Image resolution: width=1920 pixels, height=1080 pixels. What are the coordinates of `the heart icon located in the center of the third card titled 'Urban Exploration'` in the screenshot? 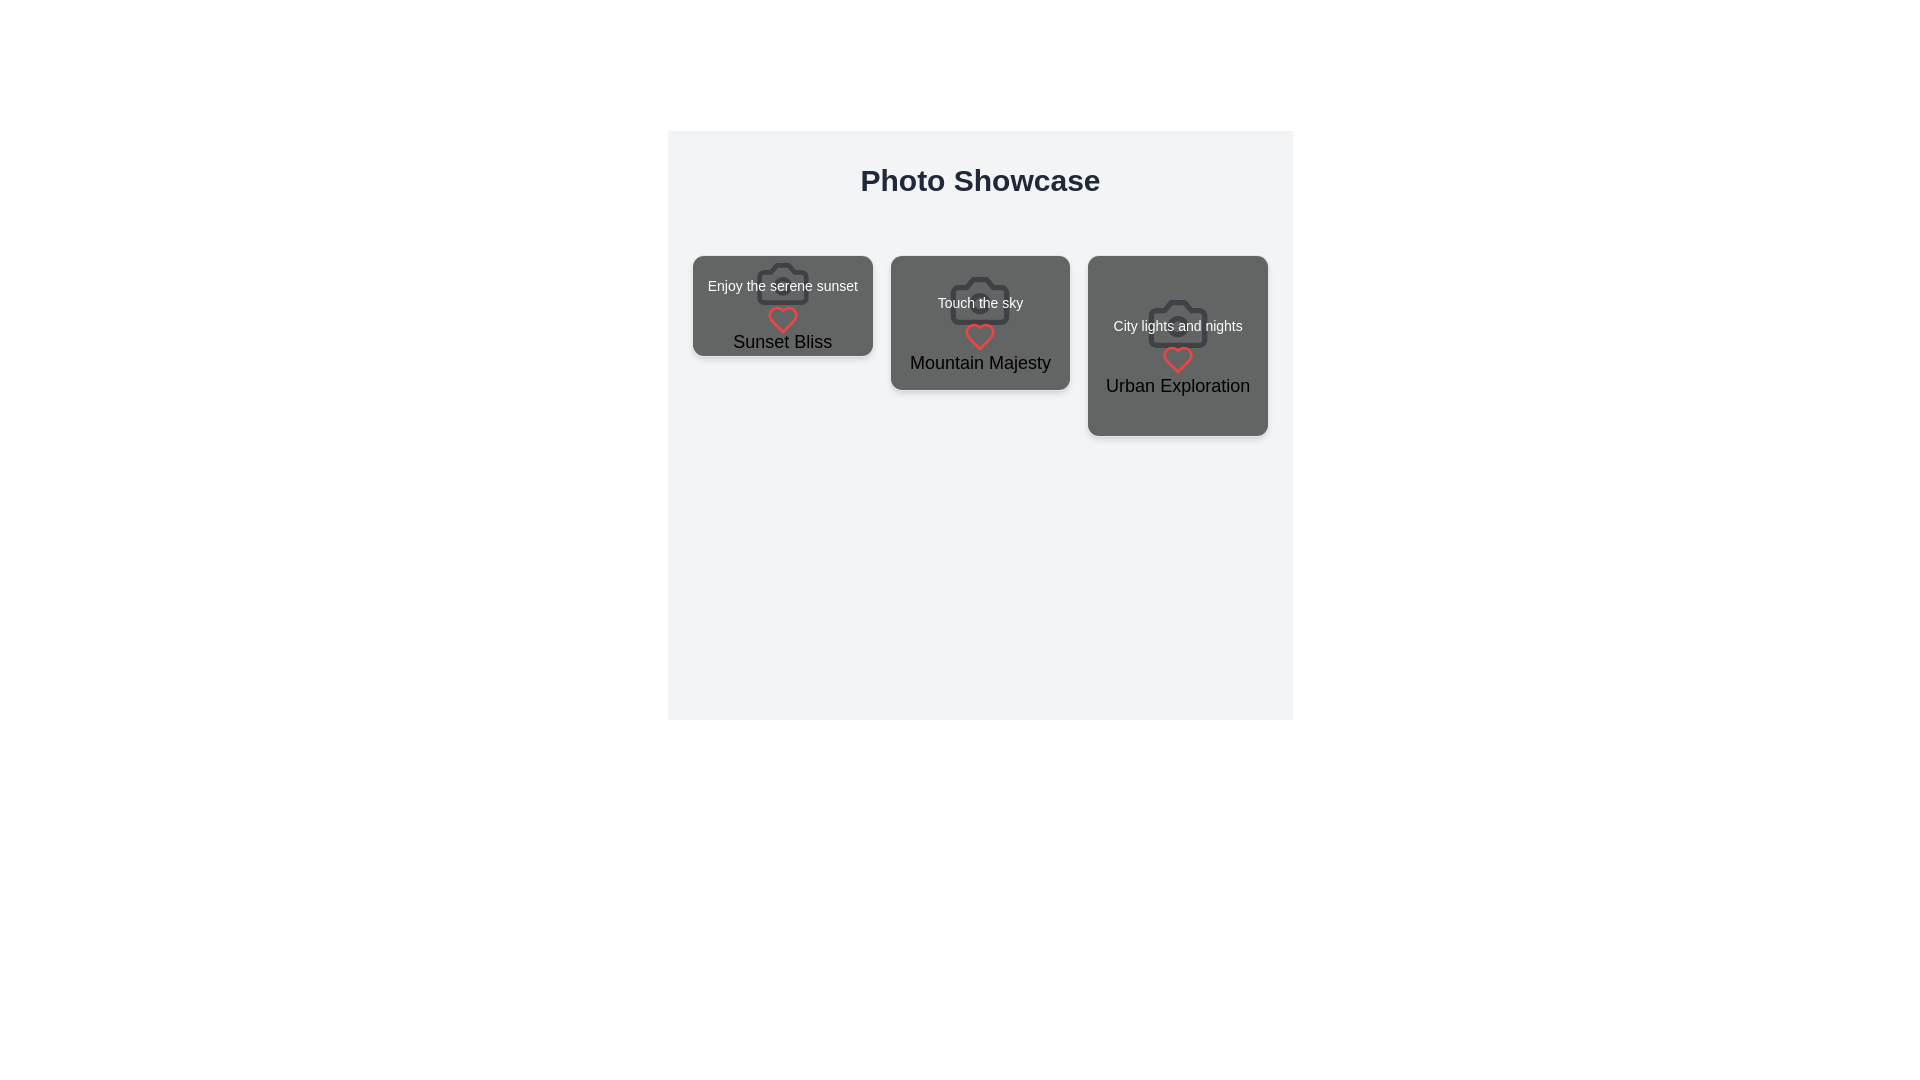 It's located at (1178, 358).